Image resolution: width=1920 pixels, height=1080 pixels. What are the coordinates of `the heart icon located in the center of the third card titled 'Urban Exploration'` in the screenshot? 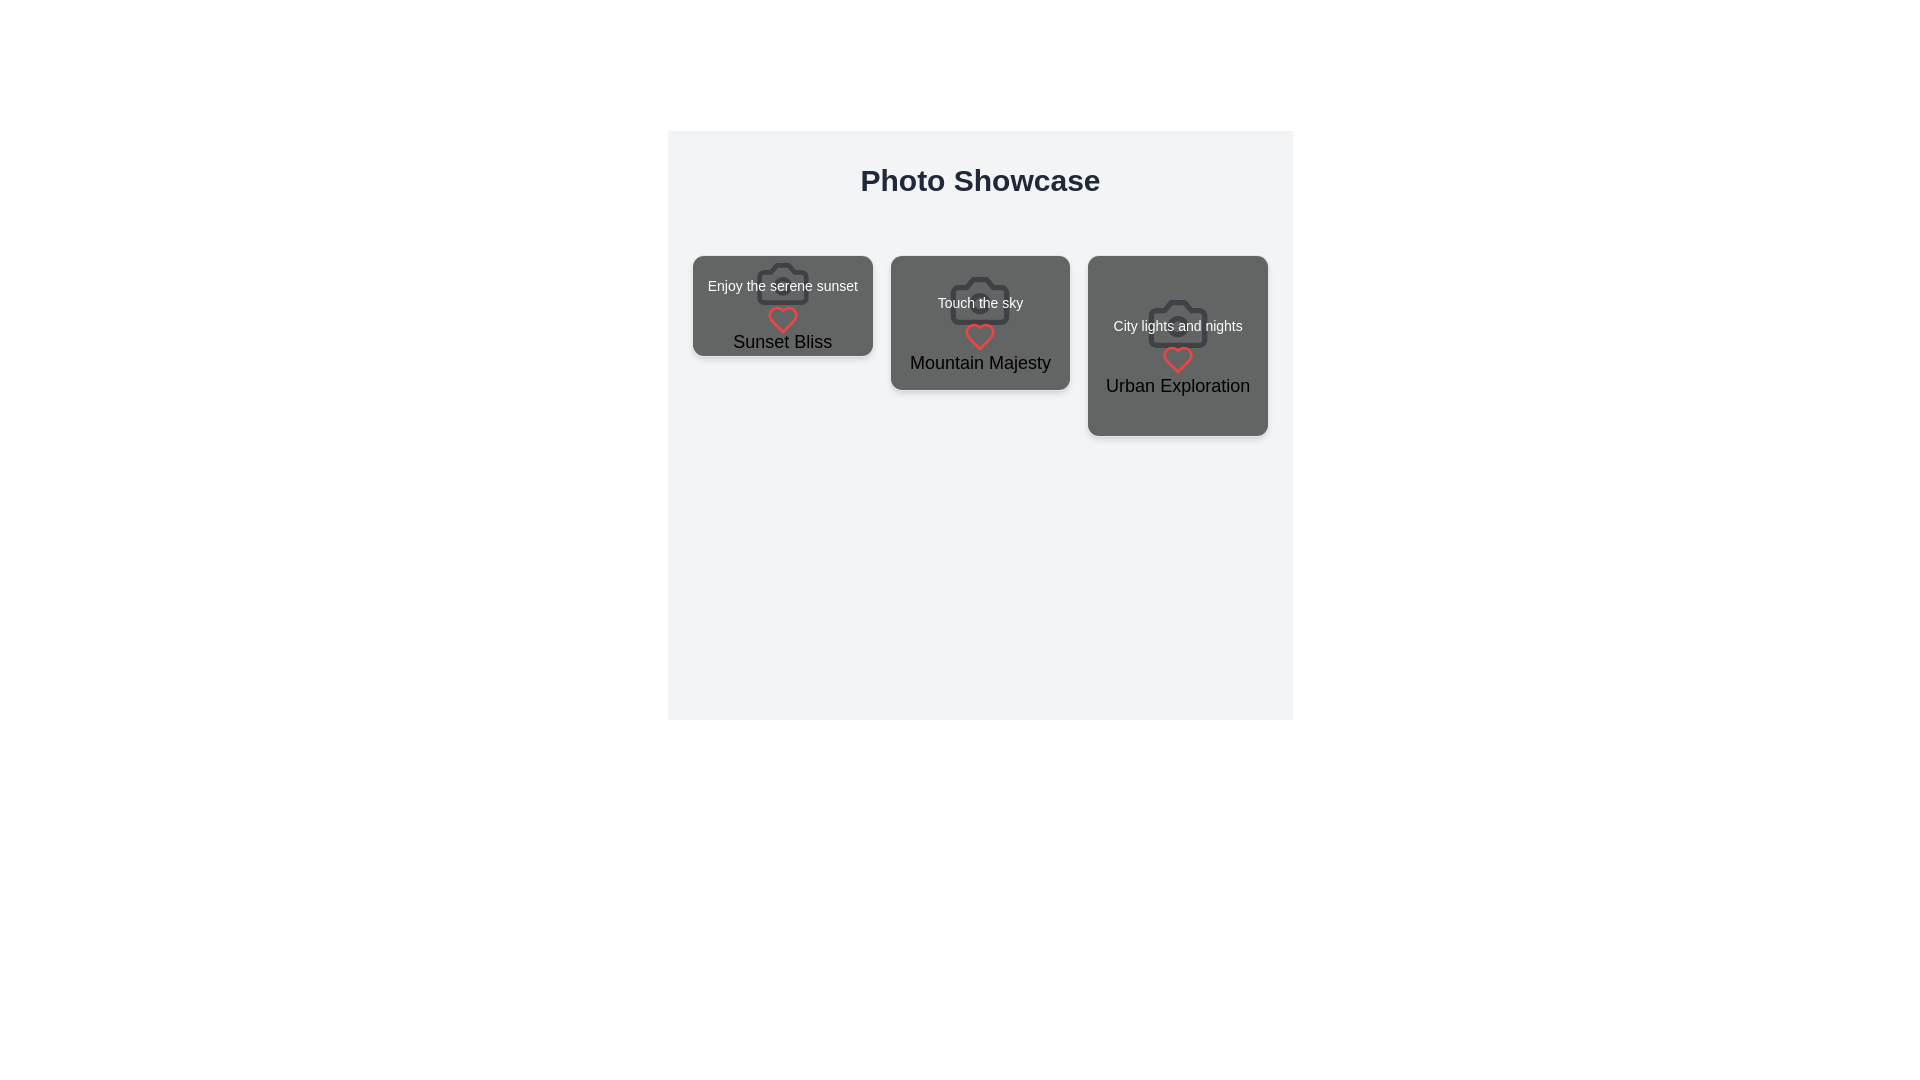 It's located at (1178, 358).